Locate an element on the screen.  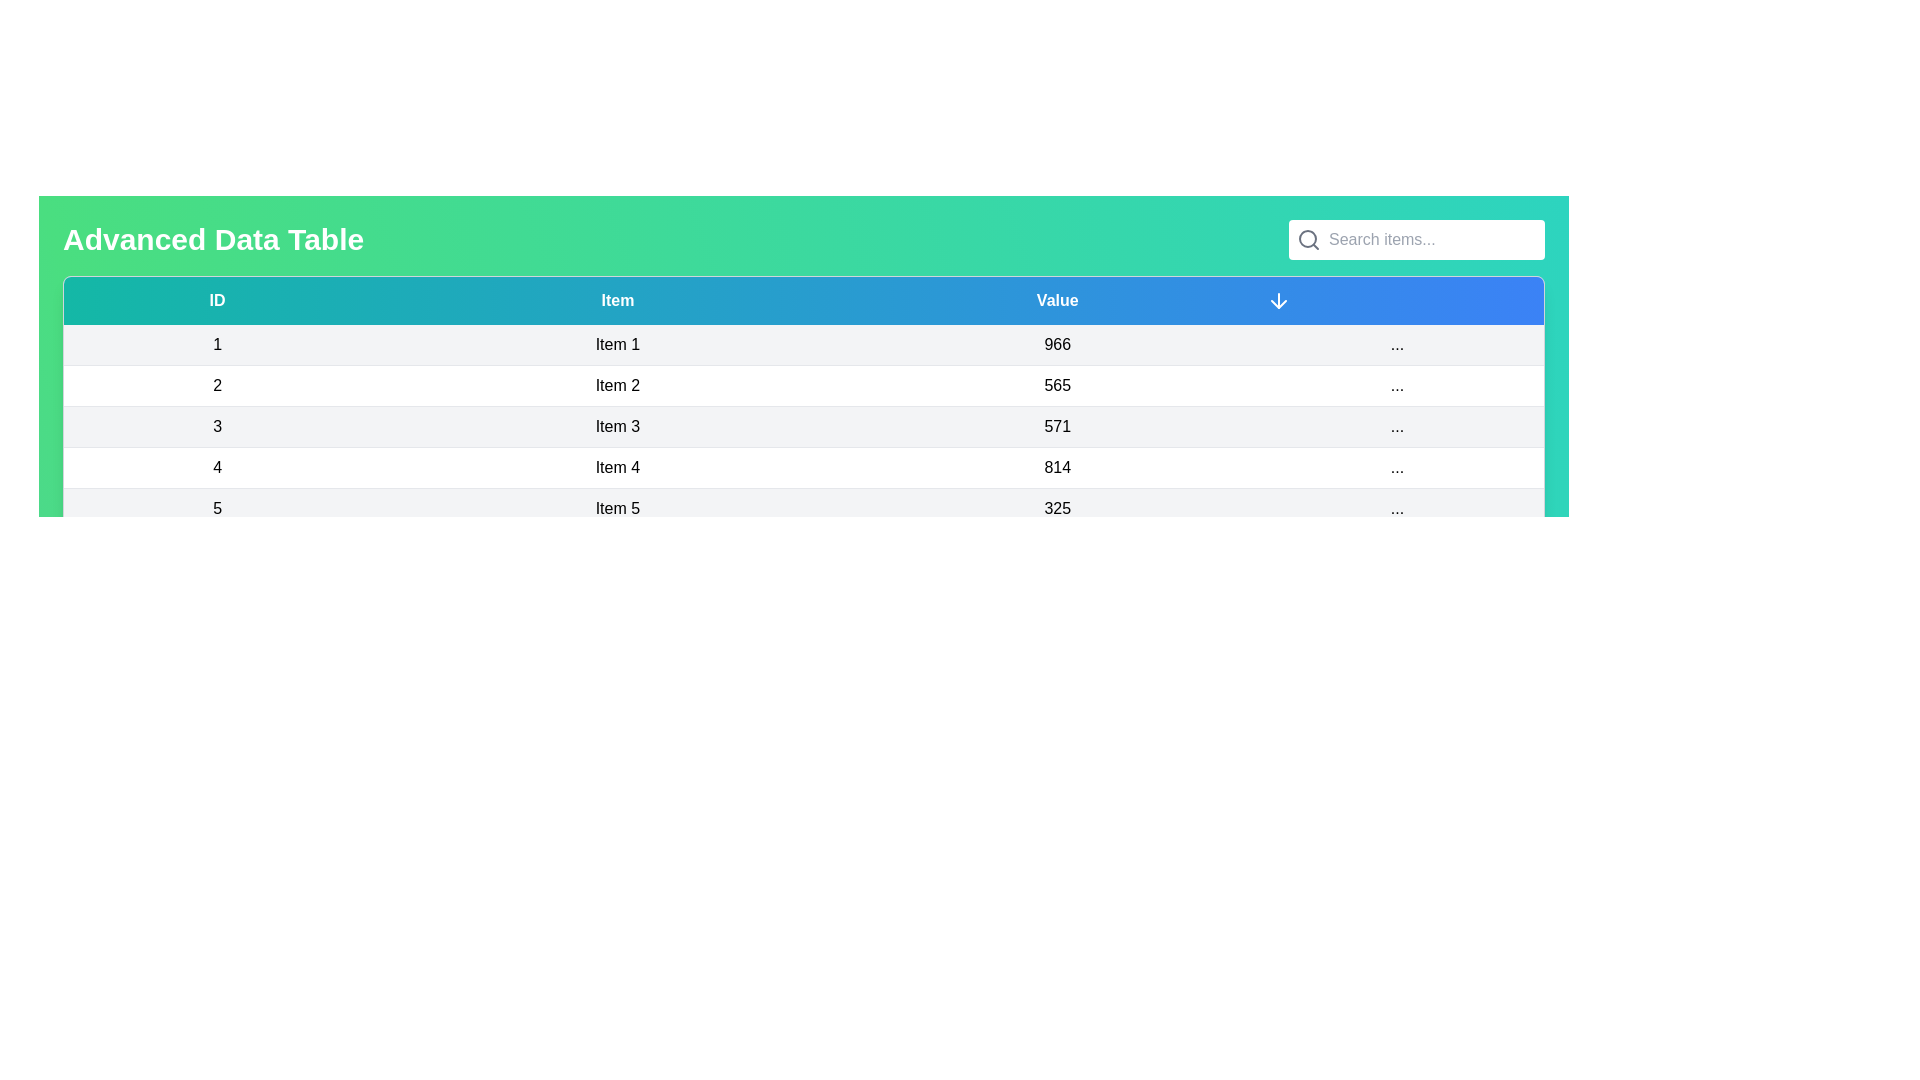
the column header ID to sort the table by that column is located at coordinates (216, 300).